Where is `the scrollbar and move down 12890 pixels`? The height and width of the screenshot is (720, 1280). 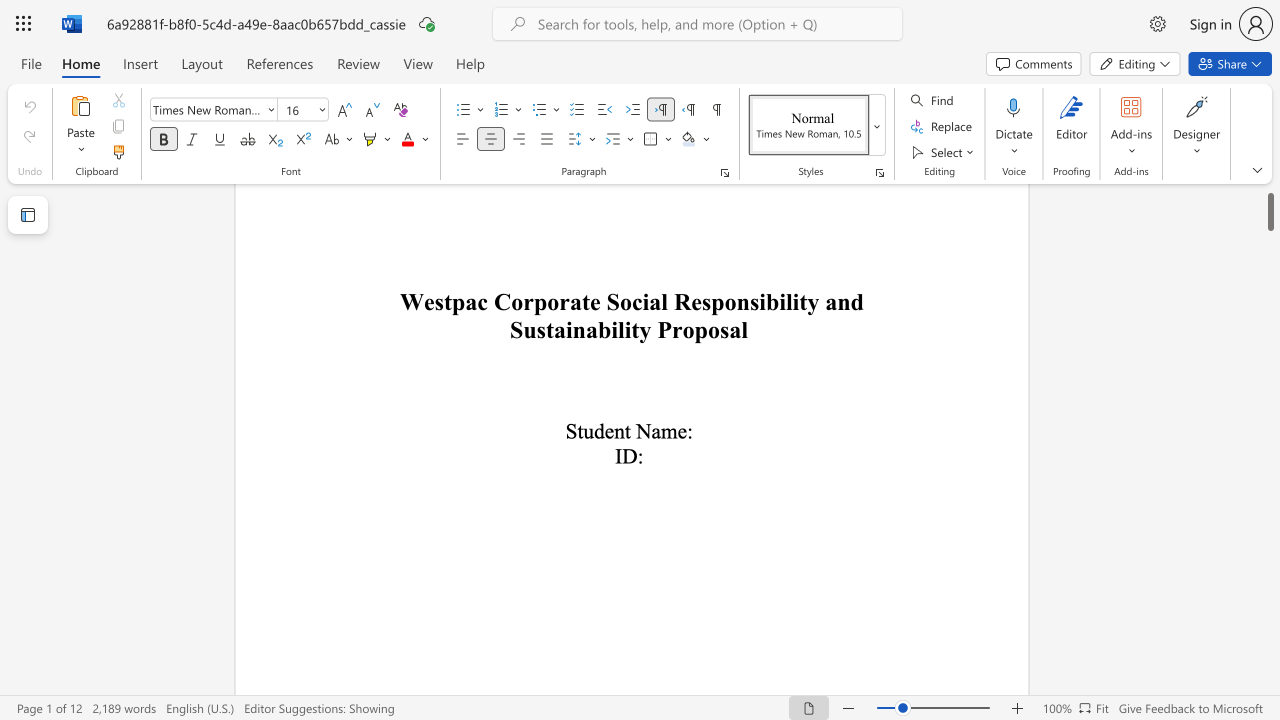 the scrollbar and move down 12890 pixels is located at coordinates (1269, 196).